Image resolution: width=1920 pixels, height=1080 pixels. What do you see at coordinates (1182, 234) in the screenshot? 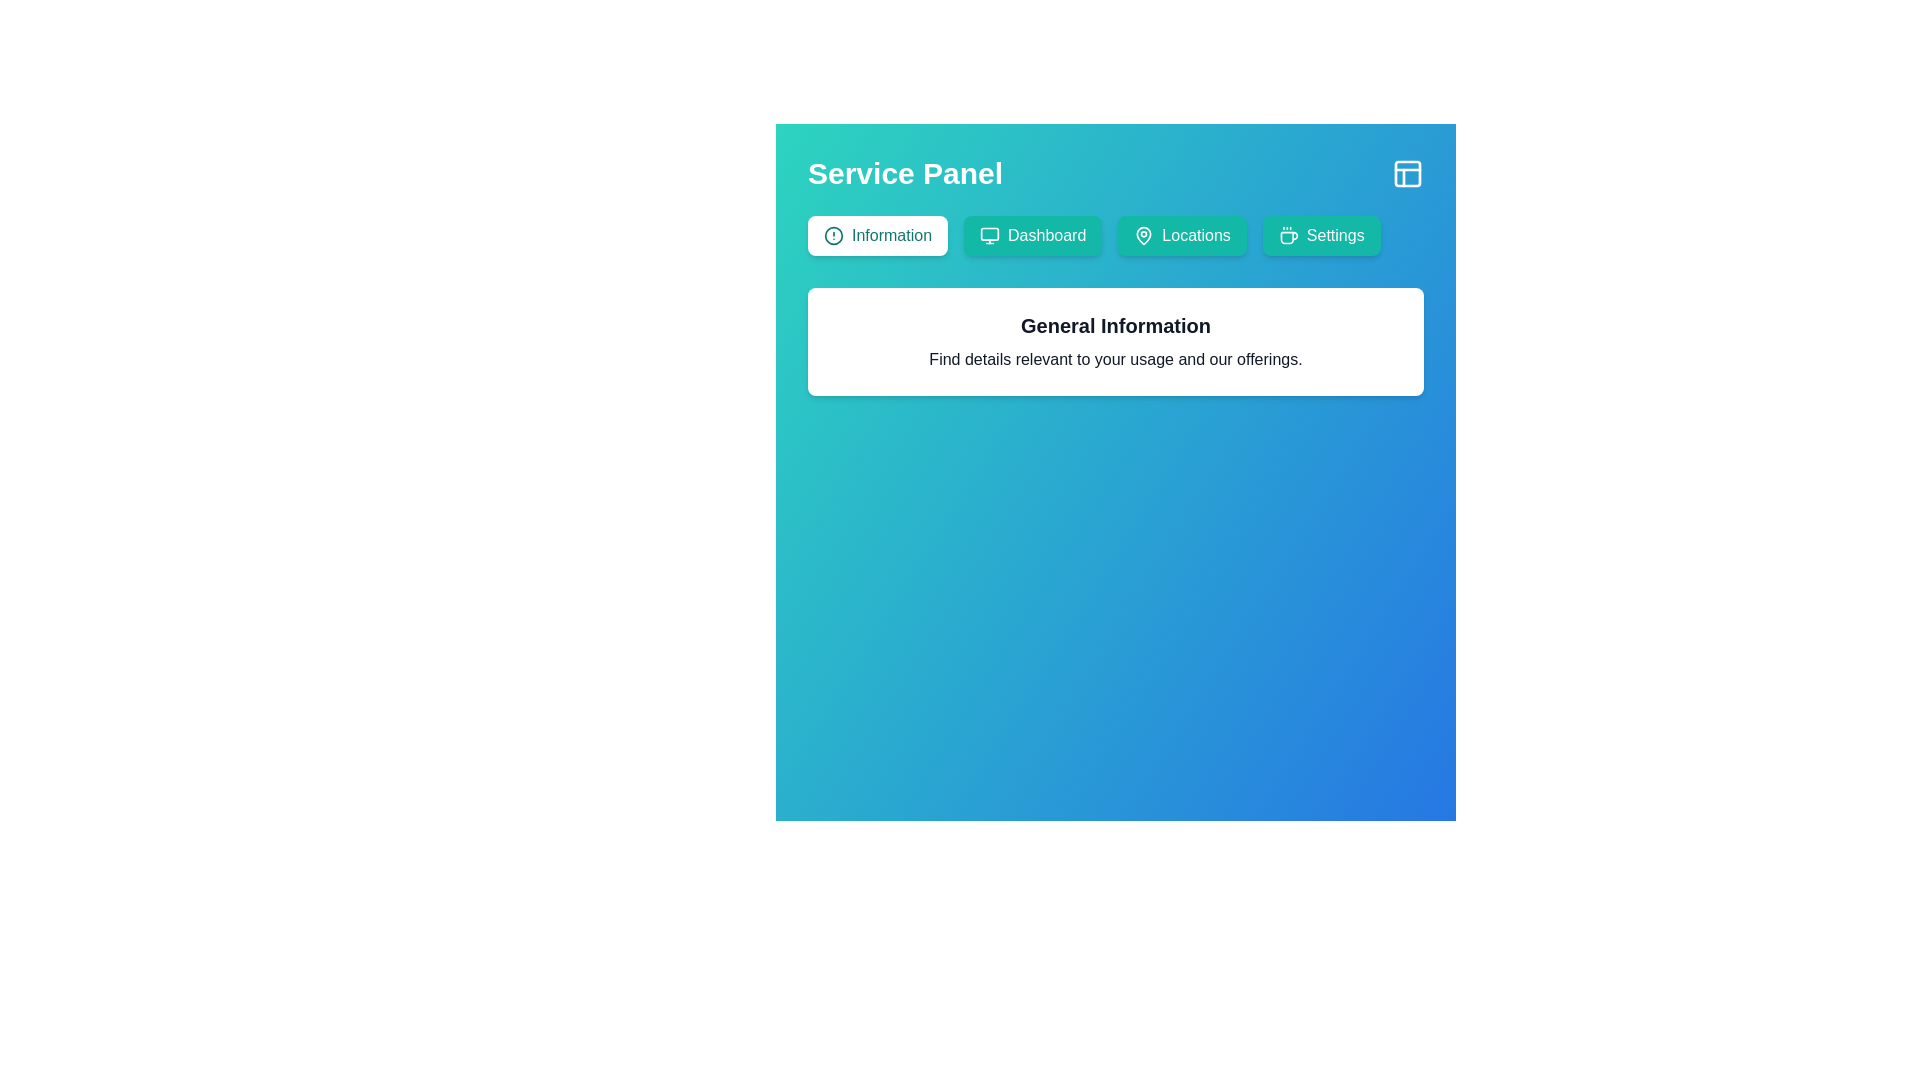
I see `the 'Locations' button, which is a rectangular button with a teal background, white text, and a map pin icon` at bounding box center [1182, 234].